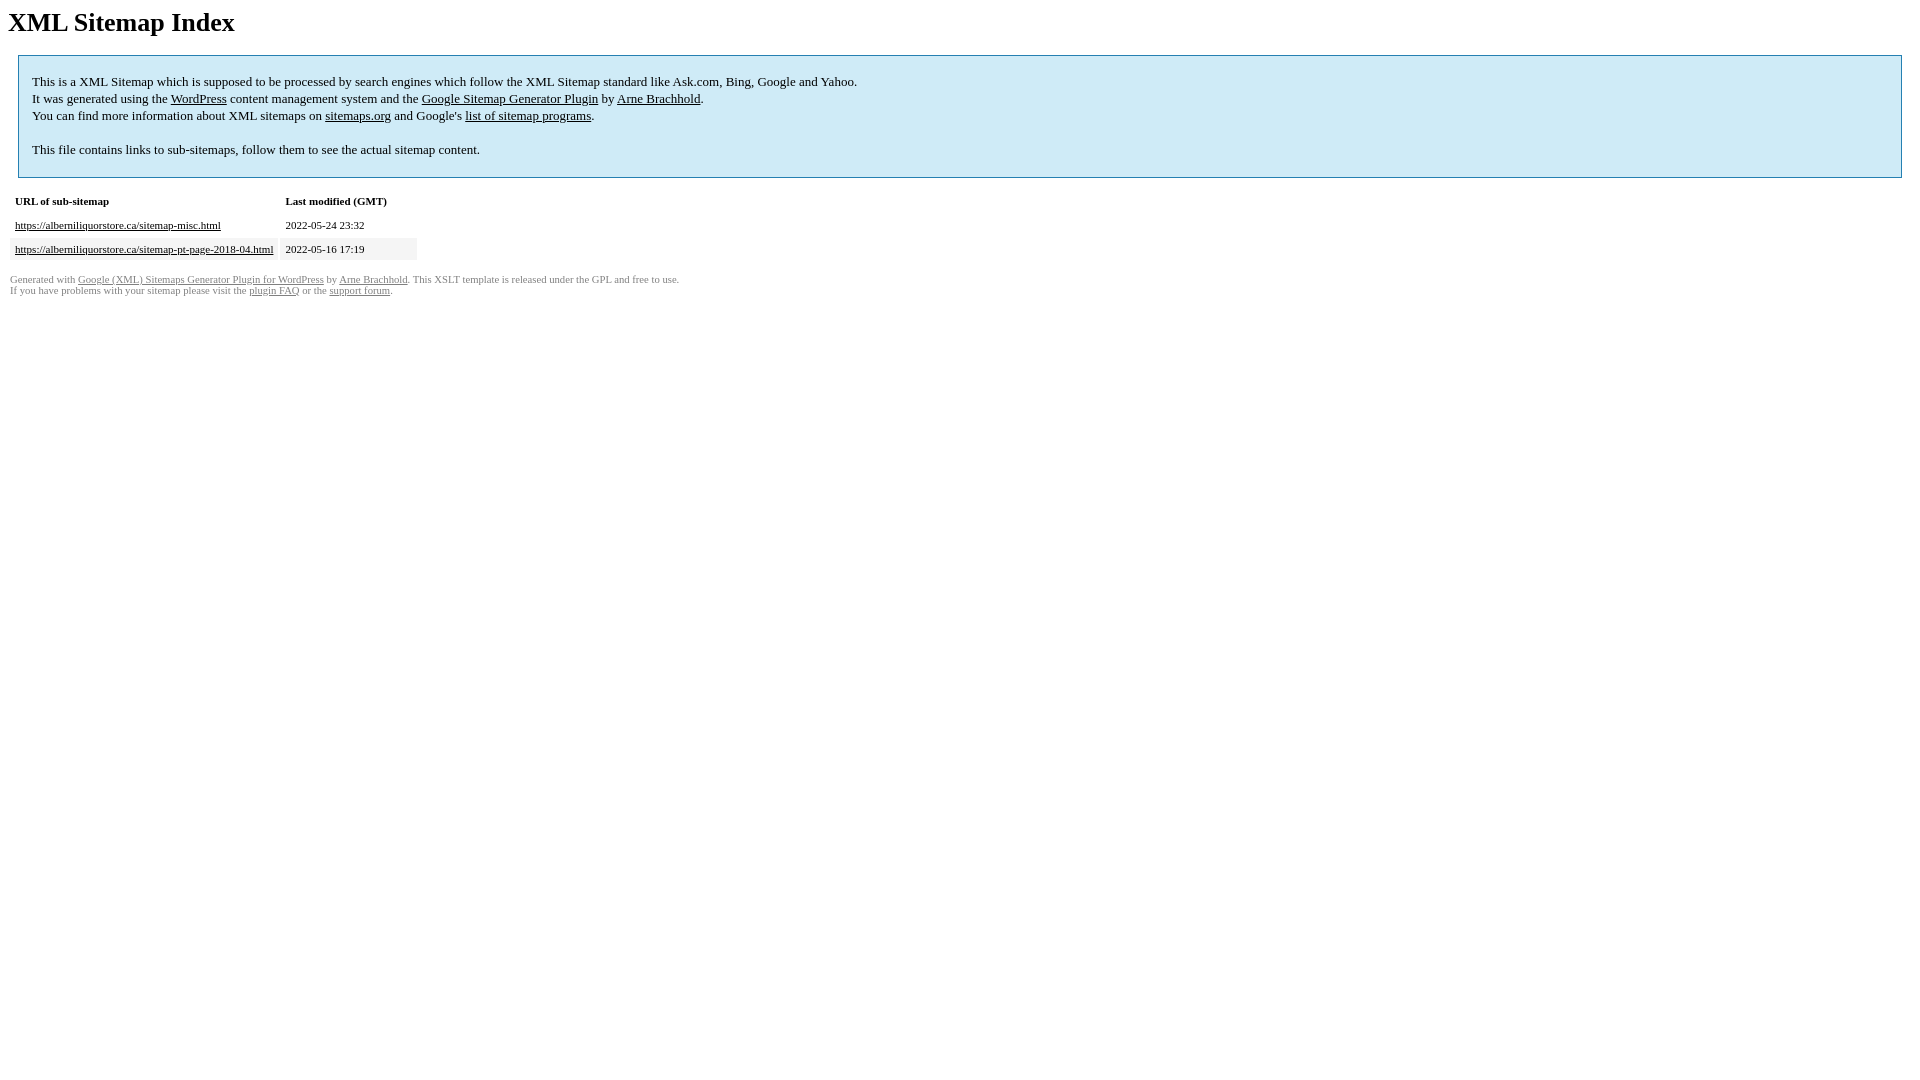 This screenshot has height=1080, width=1920. Describe the element at coordinates (373, 279) in the screenshot. I see `'Arne Brachhold'` at that location.